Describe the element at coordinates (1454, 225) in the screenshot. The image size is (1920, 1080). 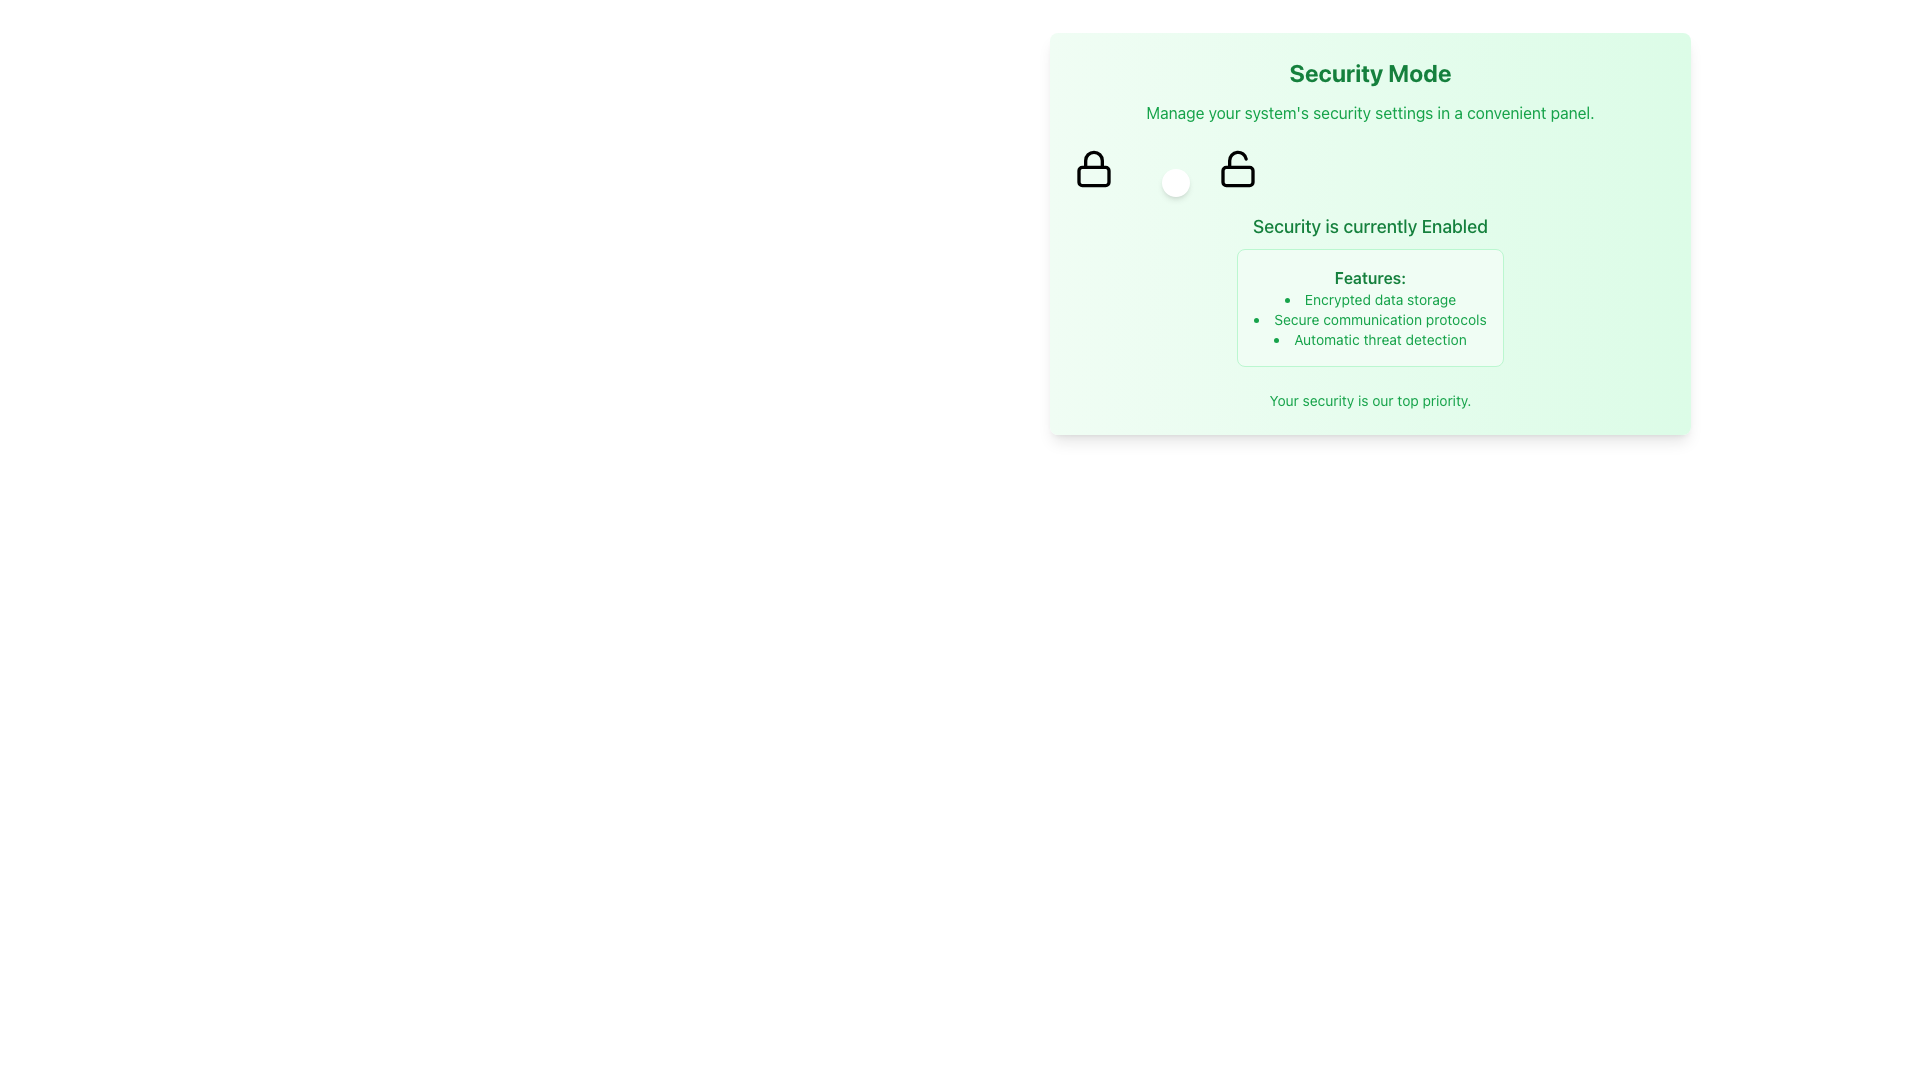
I see `the text label indicating the current security mode status, which displays 'Enabled' in the security settings panel` at that location.